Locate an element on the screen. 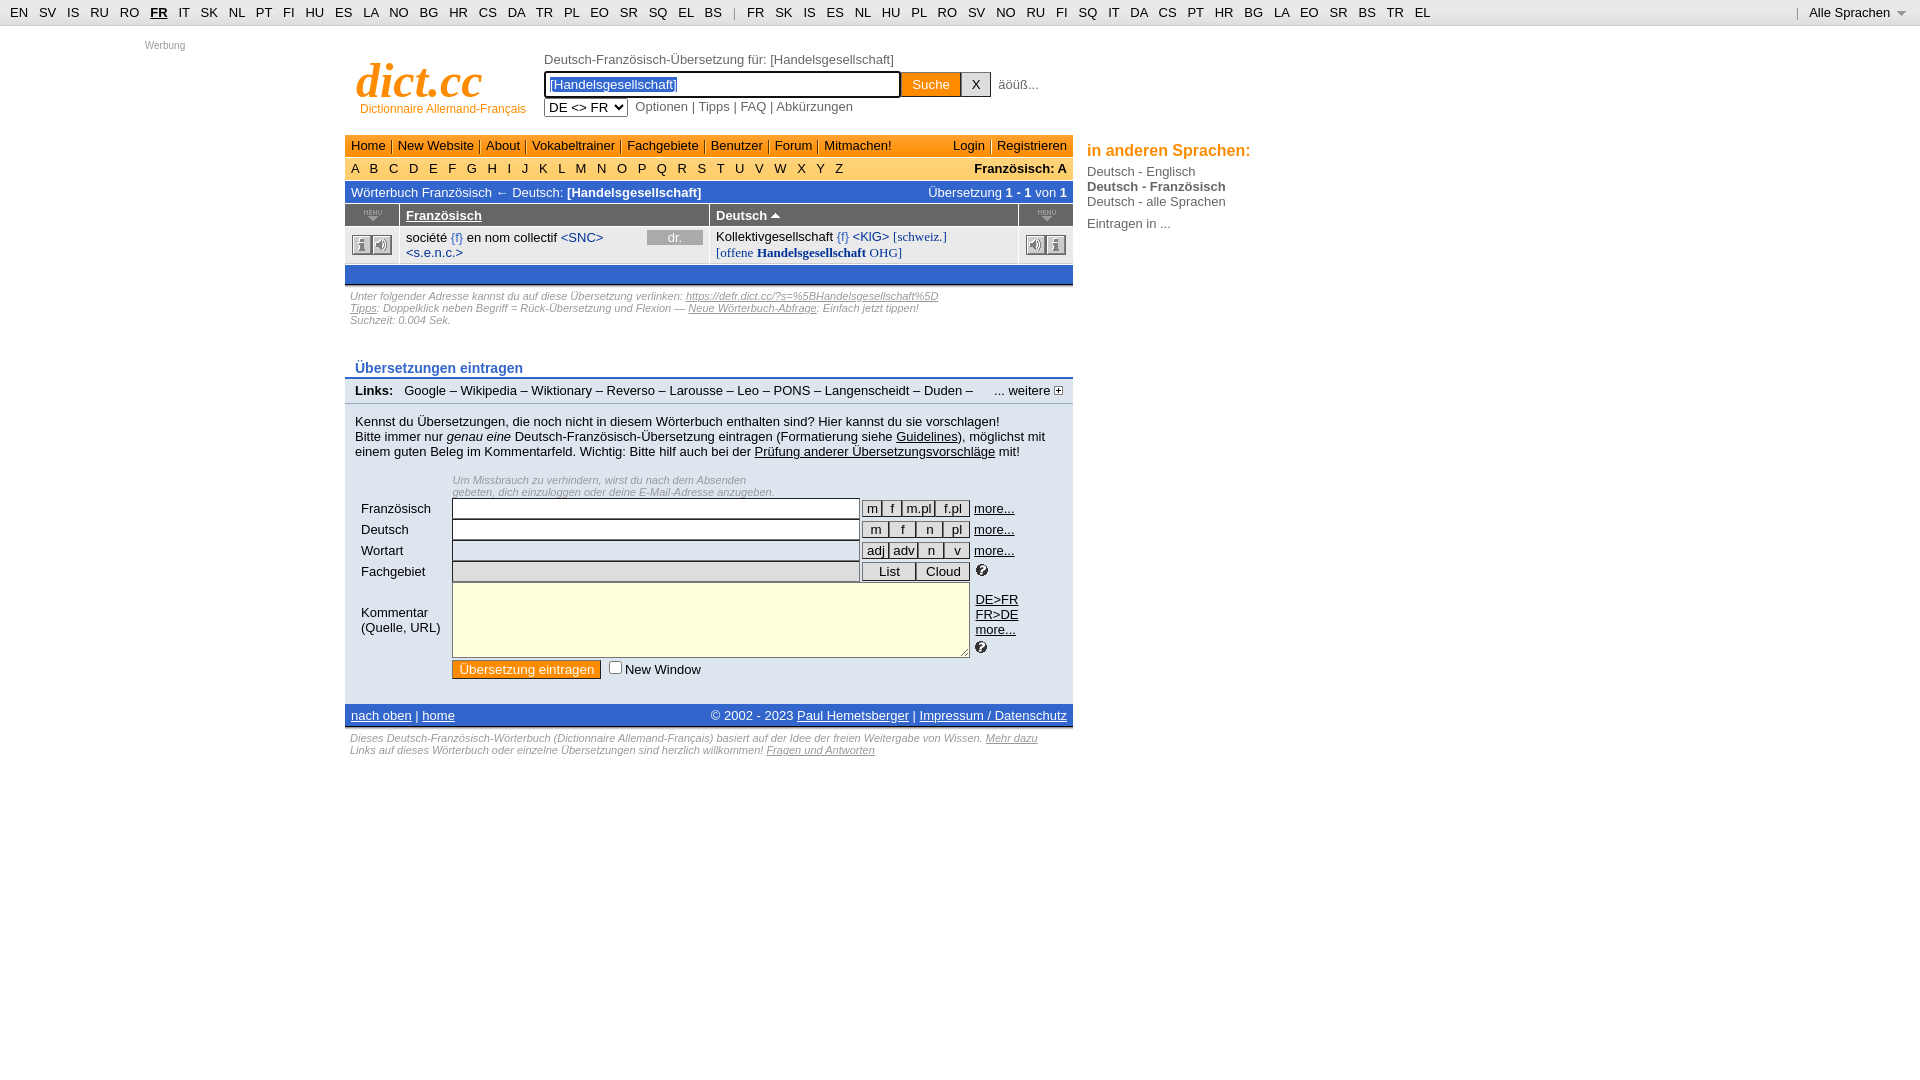 The image size is (1920, 1080). 'die - Mehrzahl (Plural)' is located at coordinates (955, 528).